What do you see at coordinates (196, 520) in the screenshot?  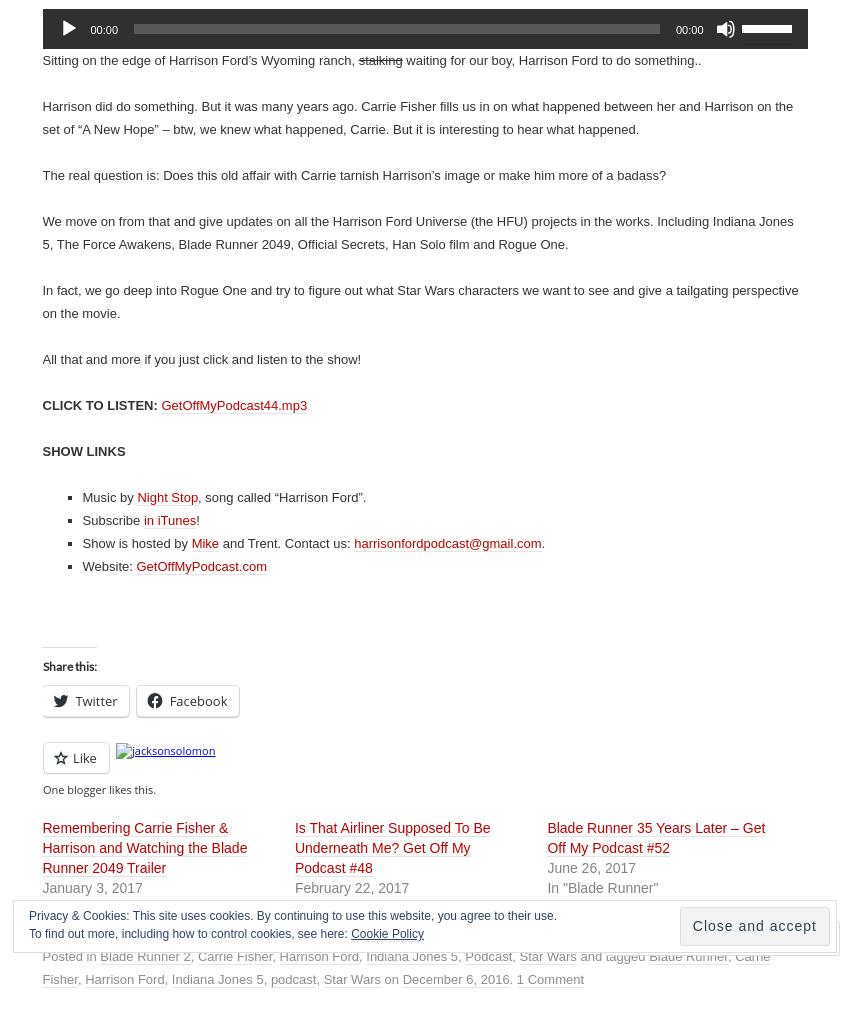 I see `'!'` at bounding box center [196, 520].